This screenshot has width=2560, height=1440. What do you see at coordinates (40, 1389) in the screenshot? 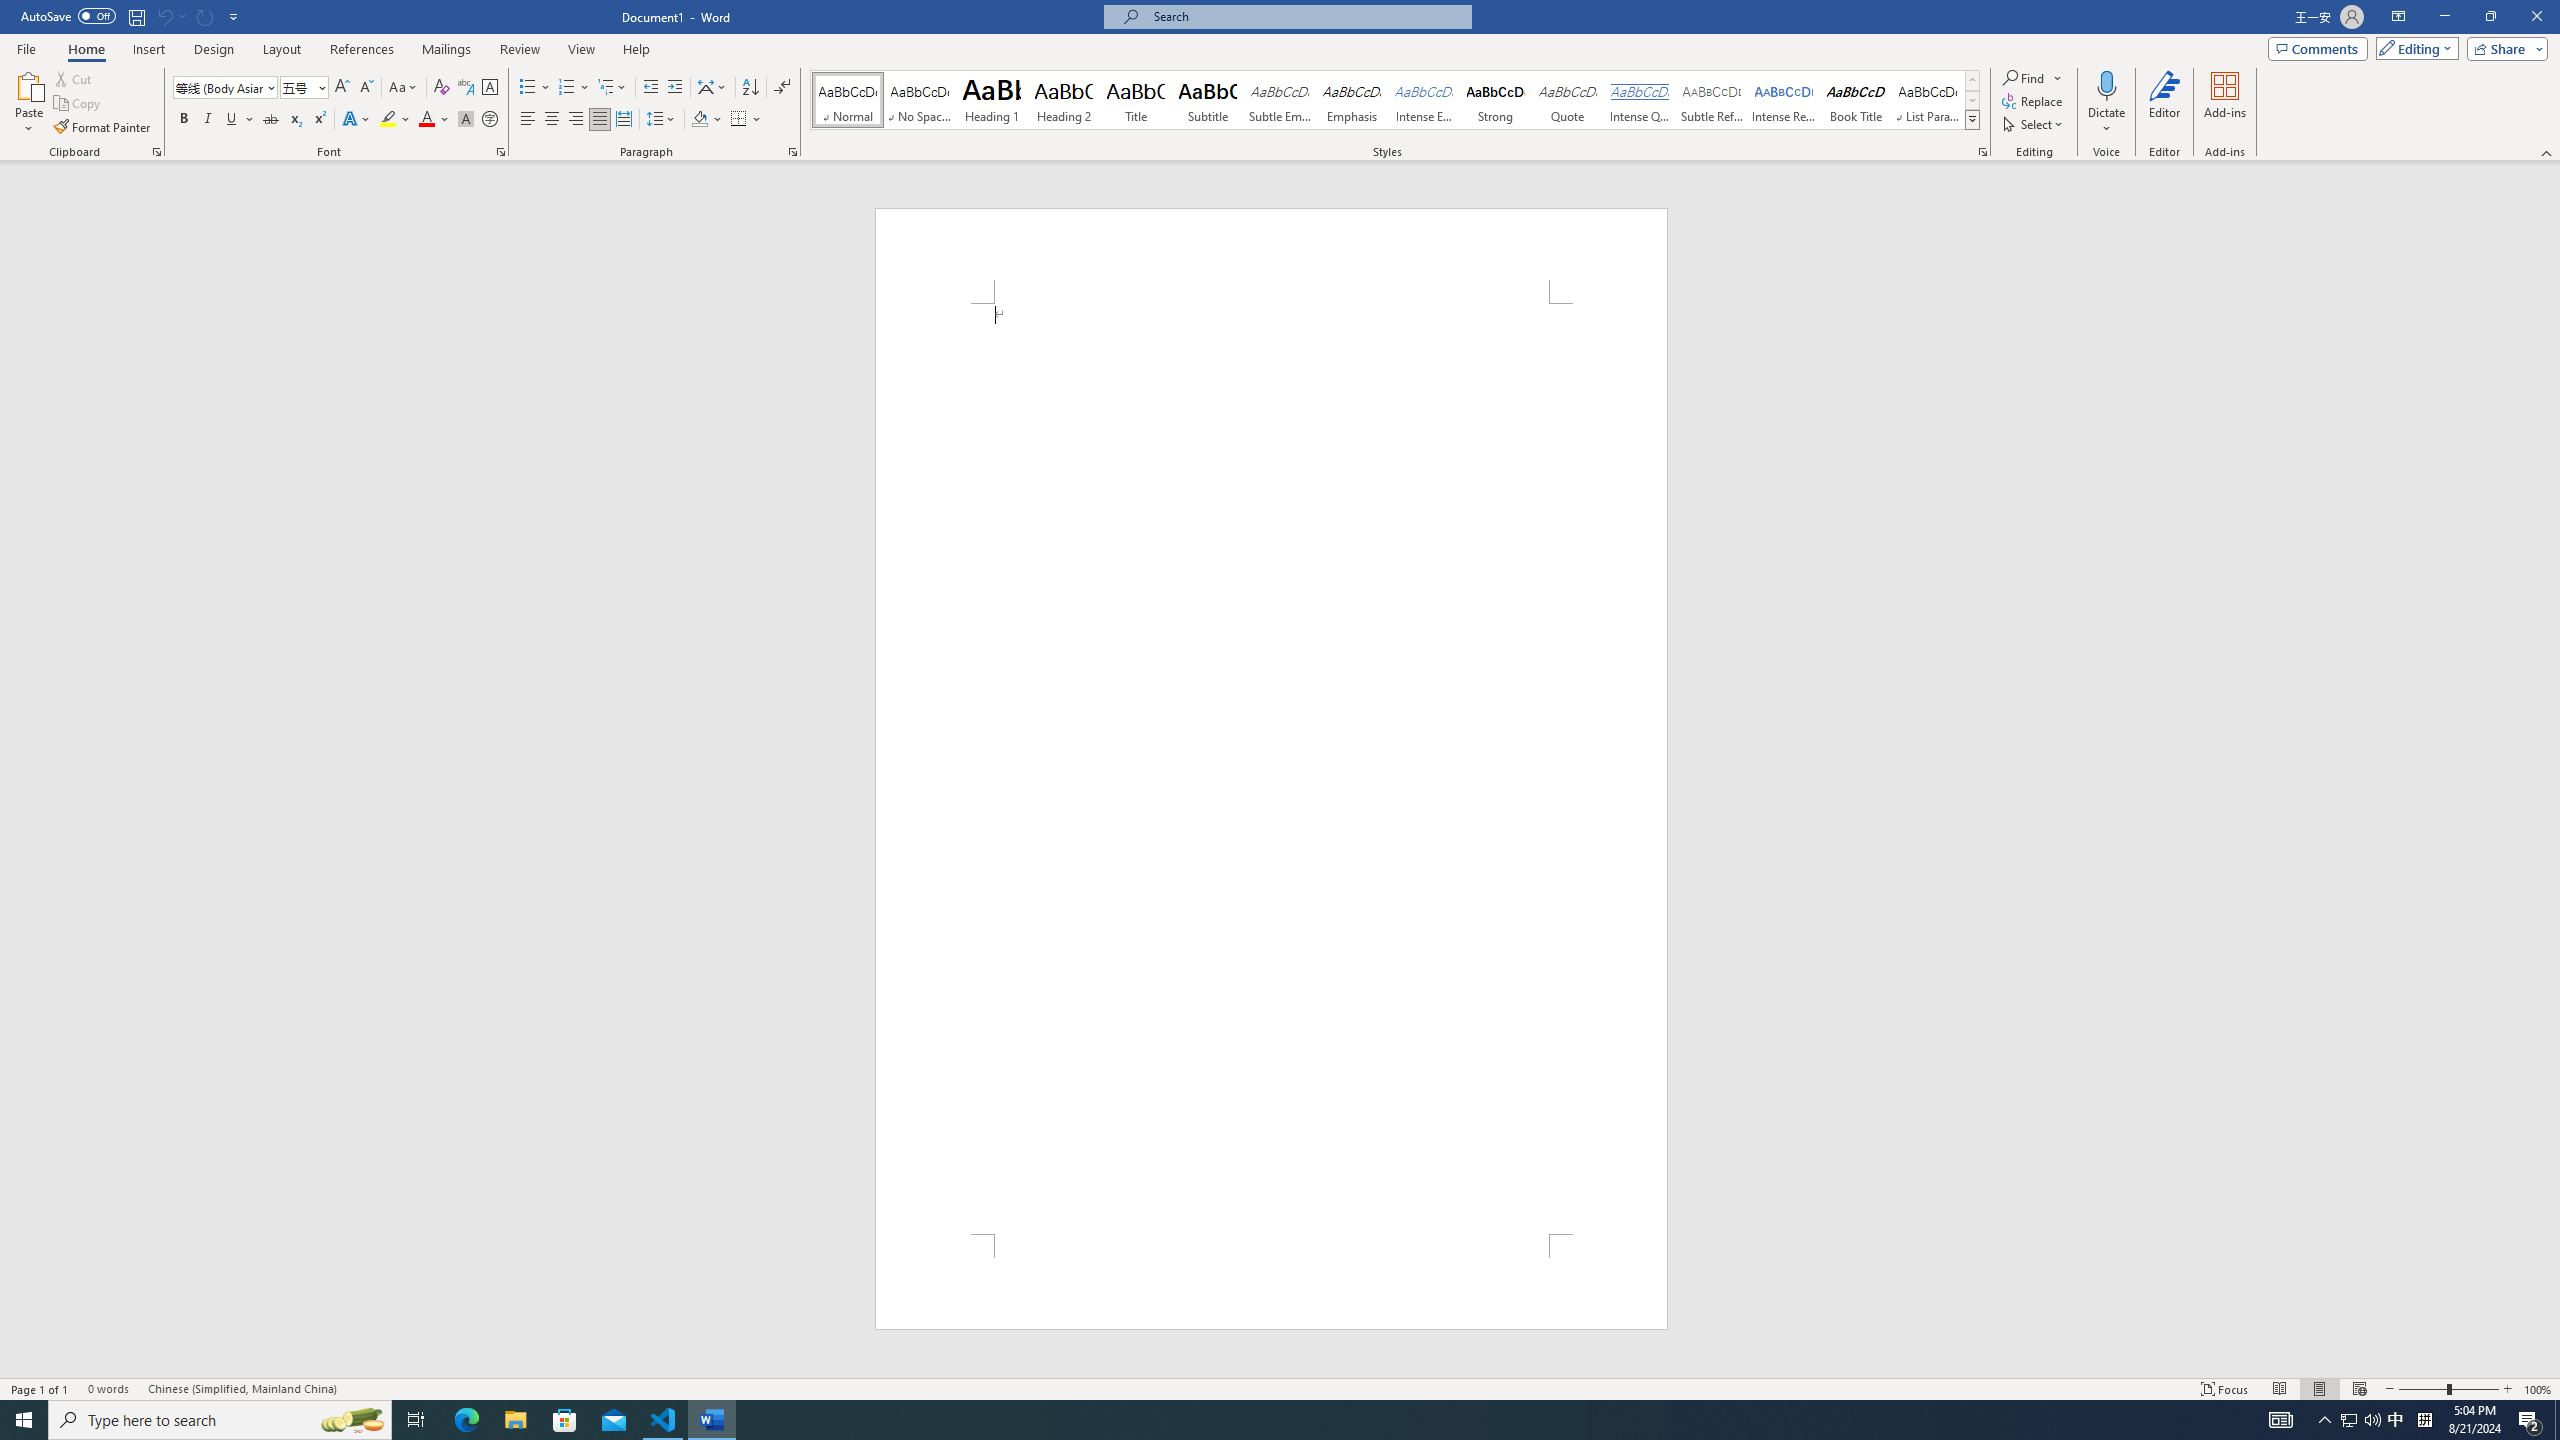
I see `'Page Number Page 1 of 1'` at bounding box center [40, 1389].